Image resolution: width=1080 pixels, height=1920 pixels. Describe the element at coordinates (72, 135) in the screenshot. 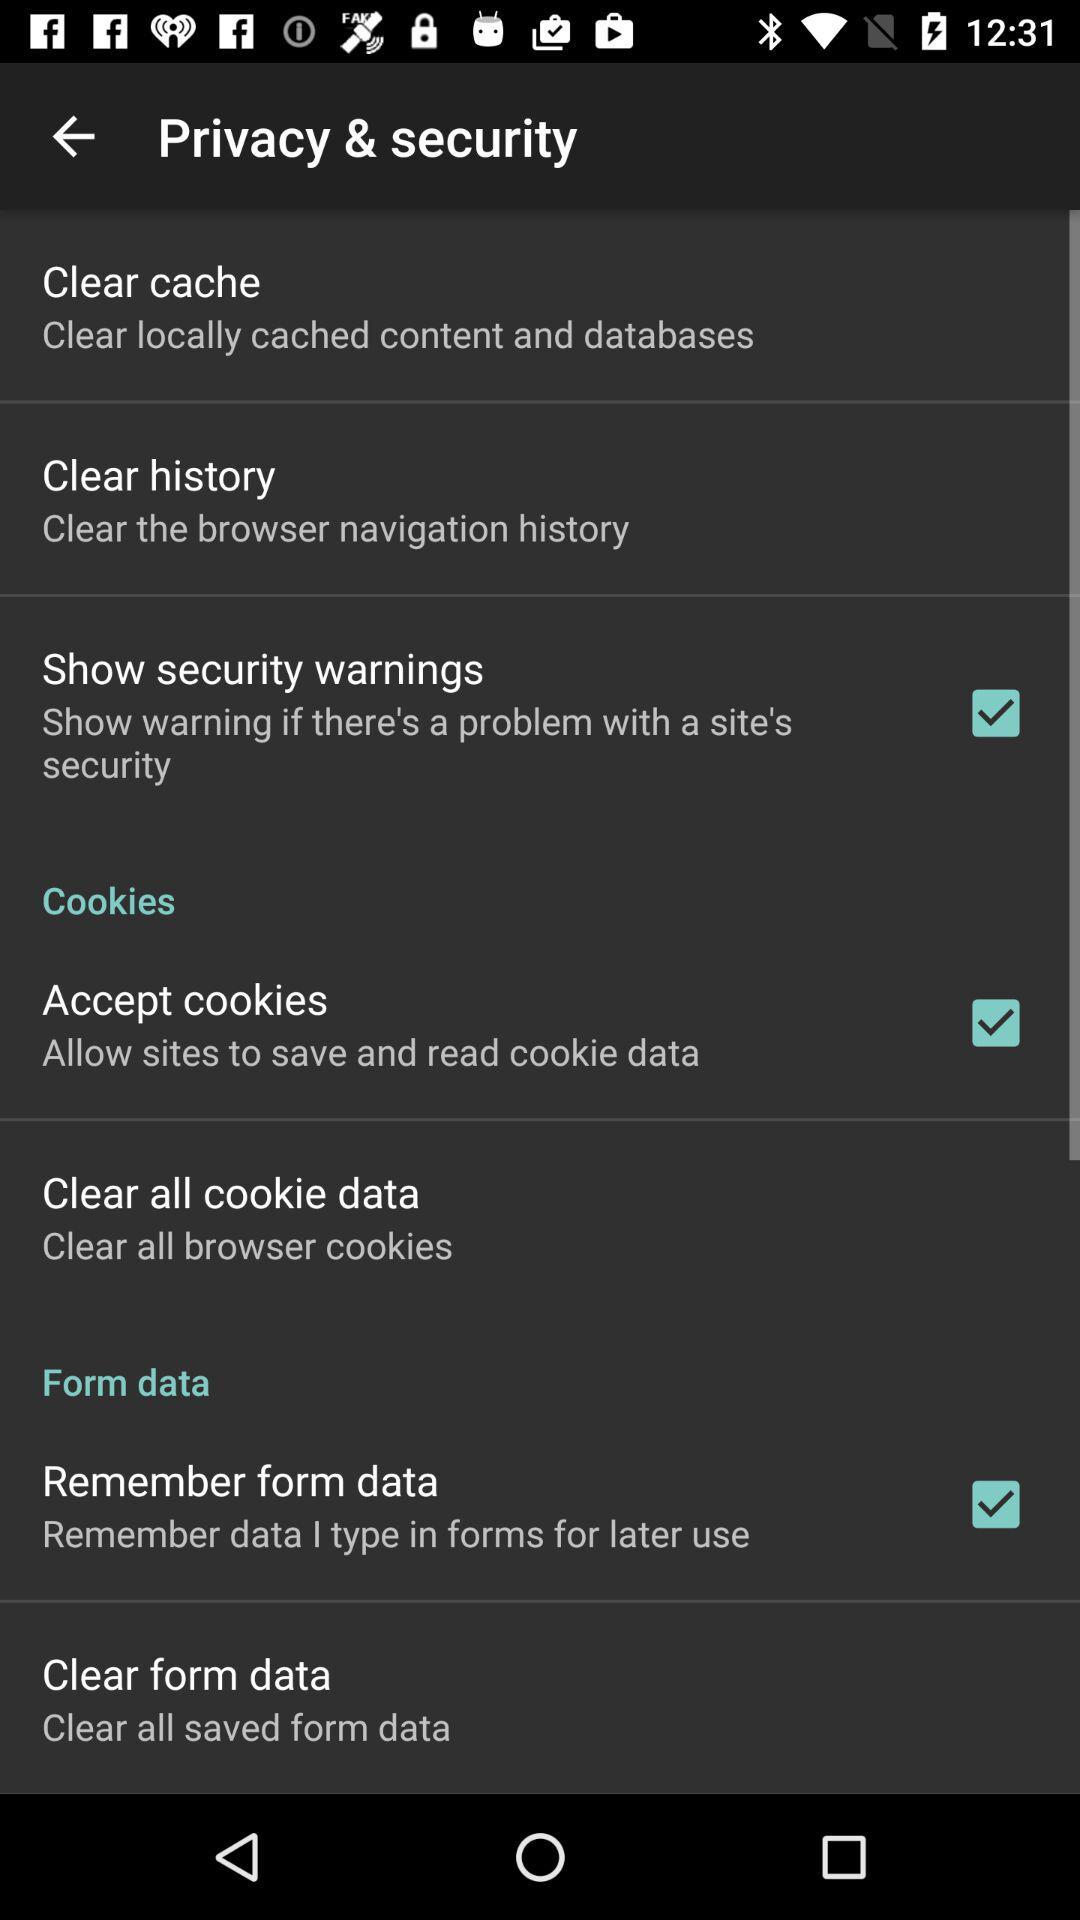

I see `item above clear cache item` at that location.